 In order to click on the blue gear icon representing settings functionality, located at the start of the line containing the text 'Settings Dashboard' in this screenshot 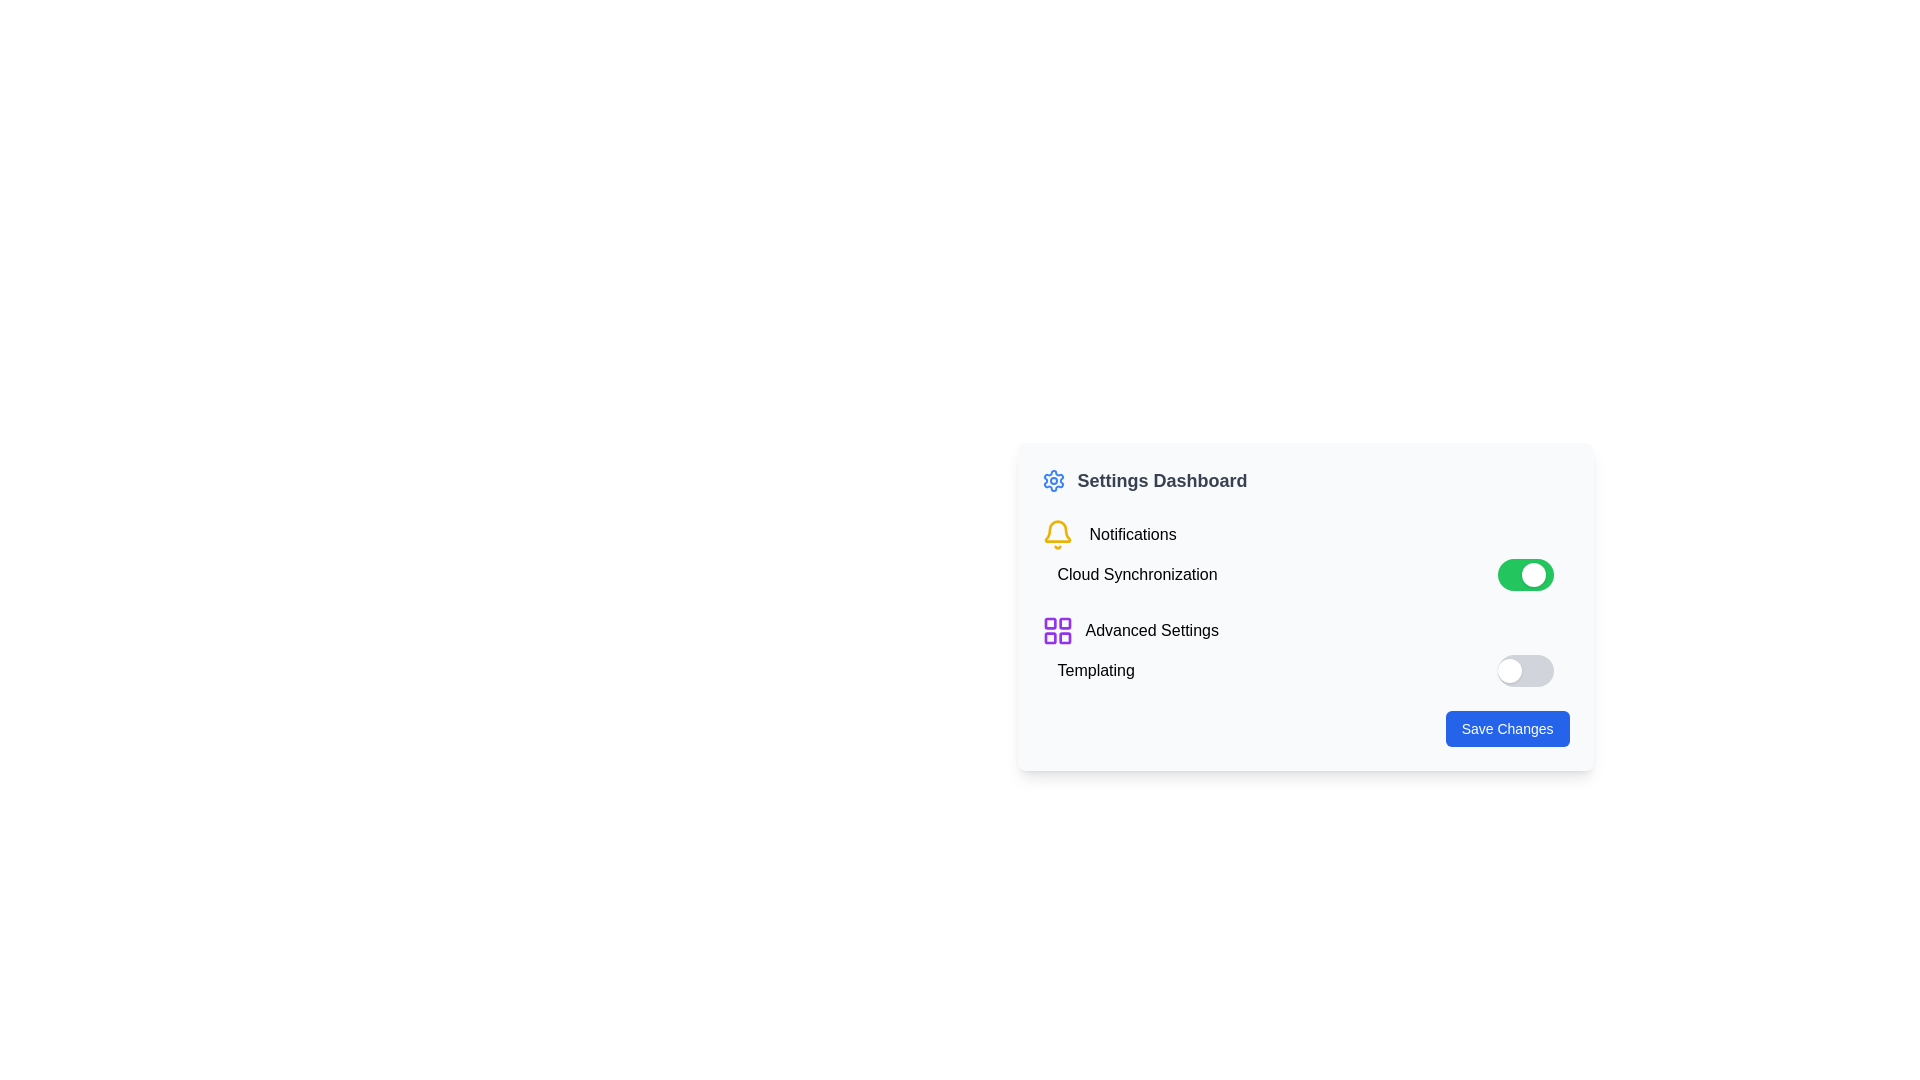, I will do `click(1052, 481)`.